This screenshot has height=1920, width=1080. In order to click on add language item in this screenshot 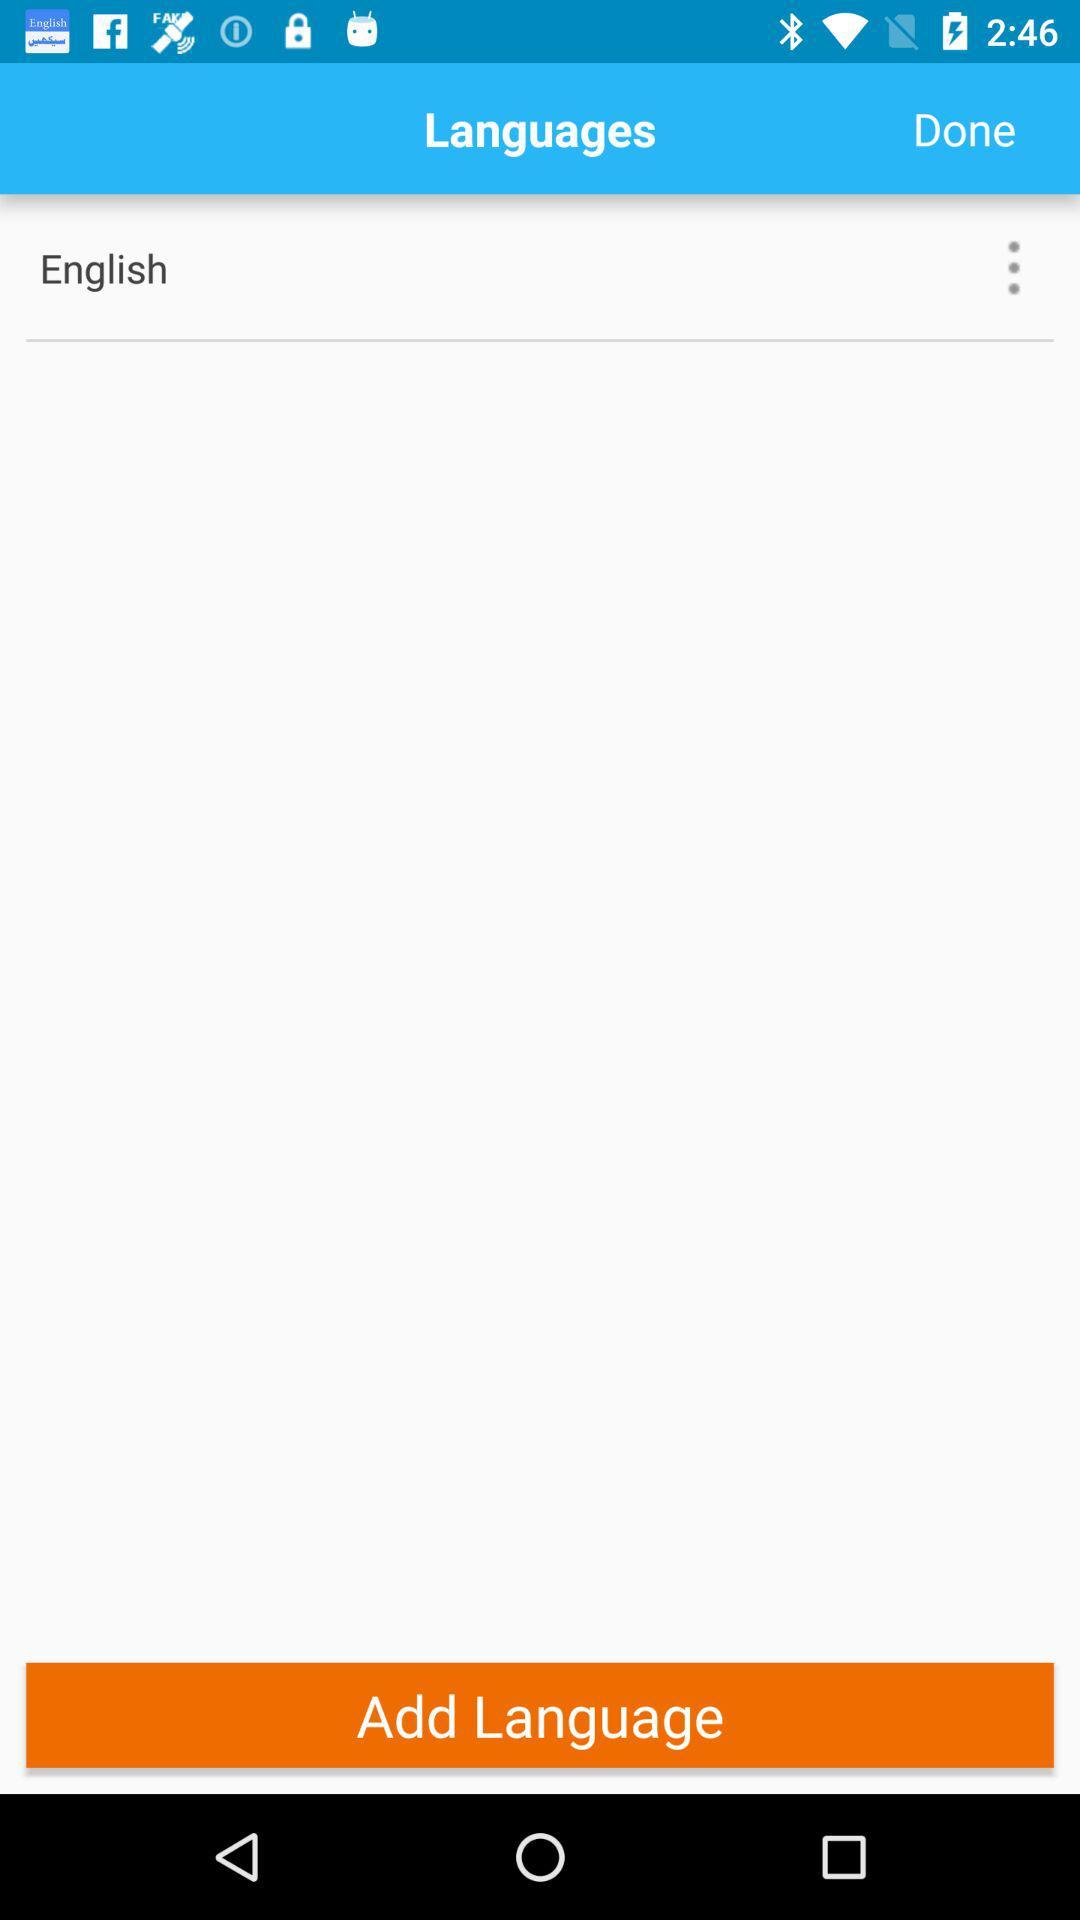, I will do `click(540, 1714)`.